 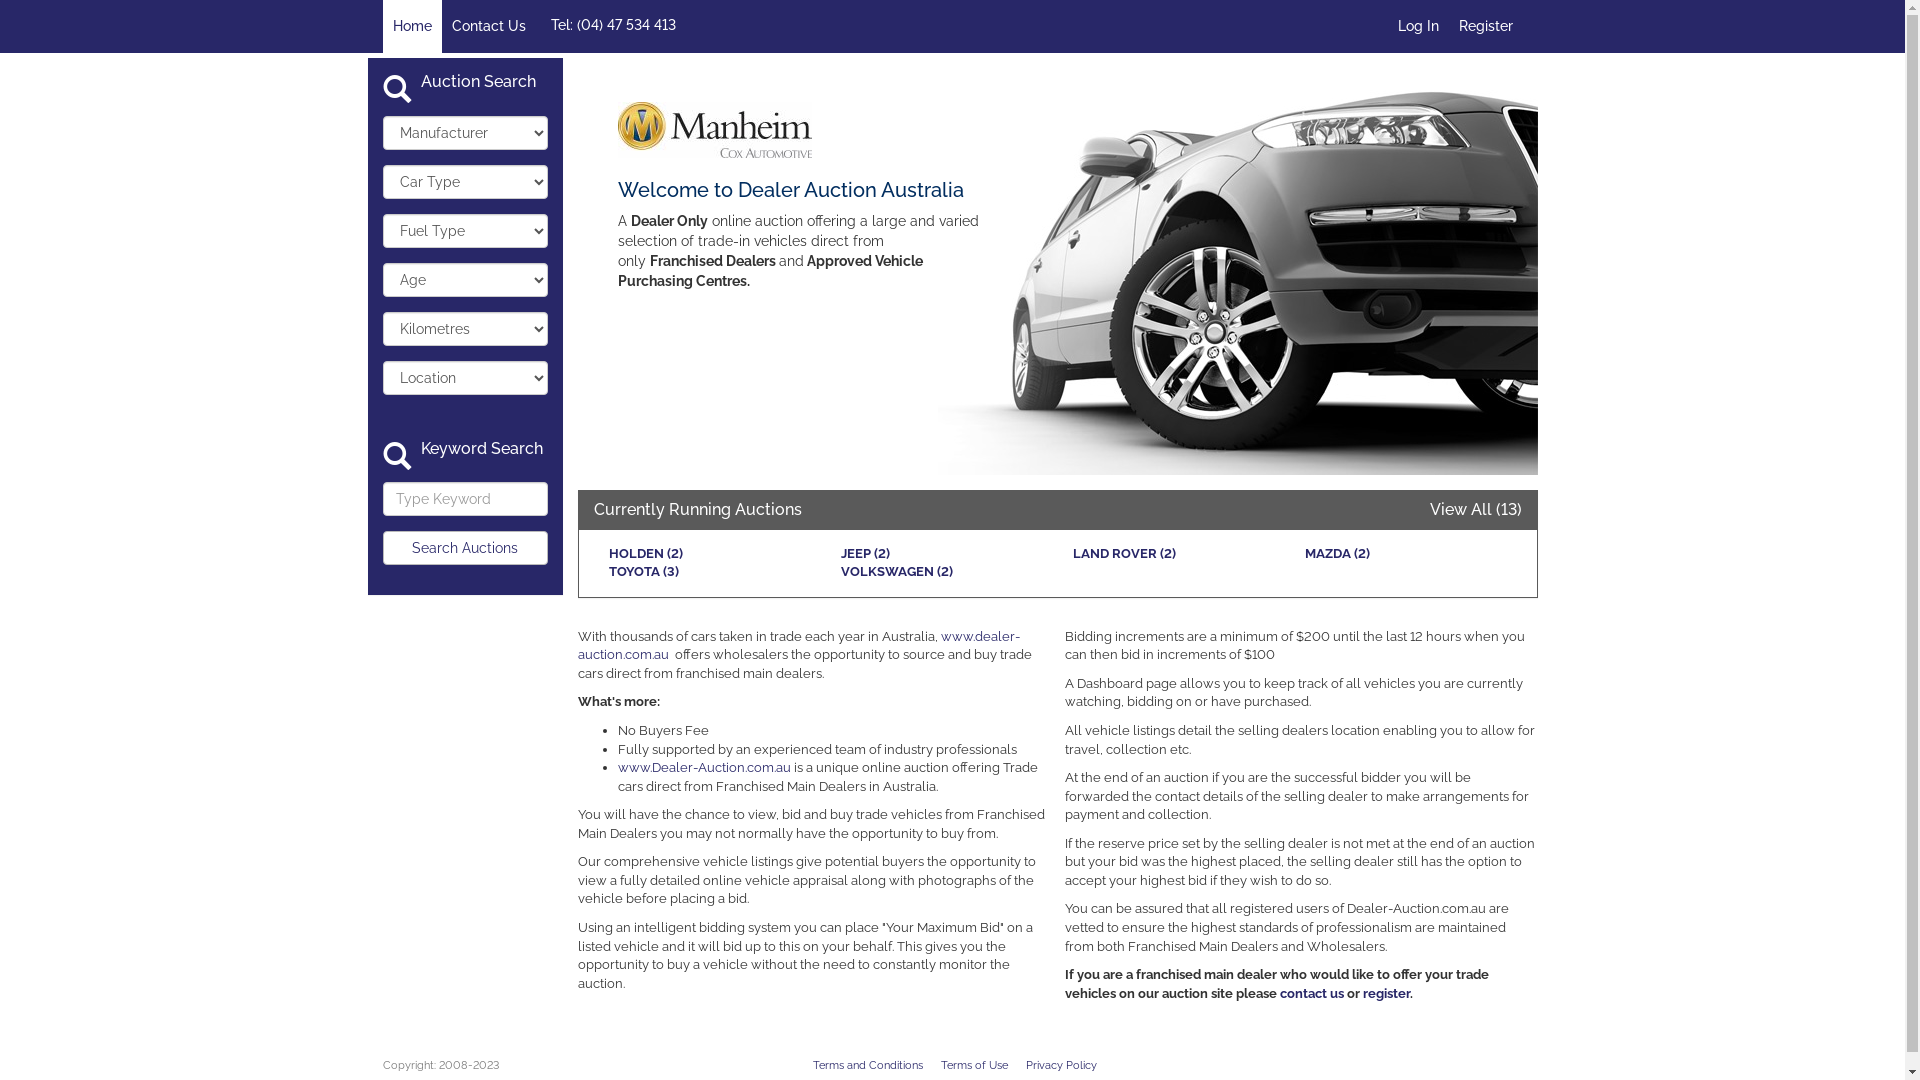 What do you see at coordinates (1484, 26) in the screenshot?
I see `'Register'` at bounding box center [1484, 26].